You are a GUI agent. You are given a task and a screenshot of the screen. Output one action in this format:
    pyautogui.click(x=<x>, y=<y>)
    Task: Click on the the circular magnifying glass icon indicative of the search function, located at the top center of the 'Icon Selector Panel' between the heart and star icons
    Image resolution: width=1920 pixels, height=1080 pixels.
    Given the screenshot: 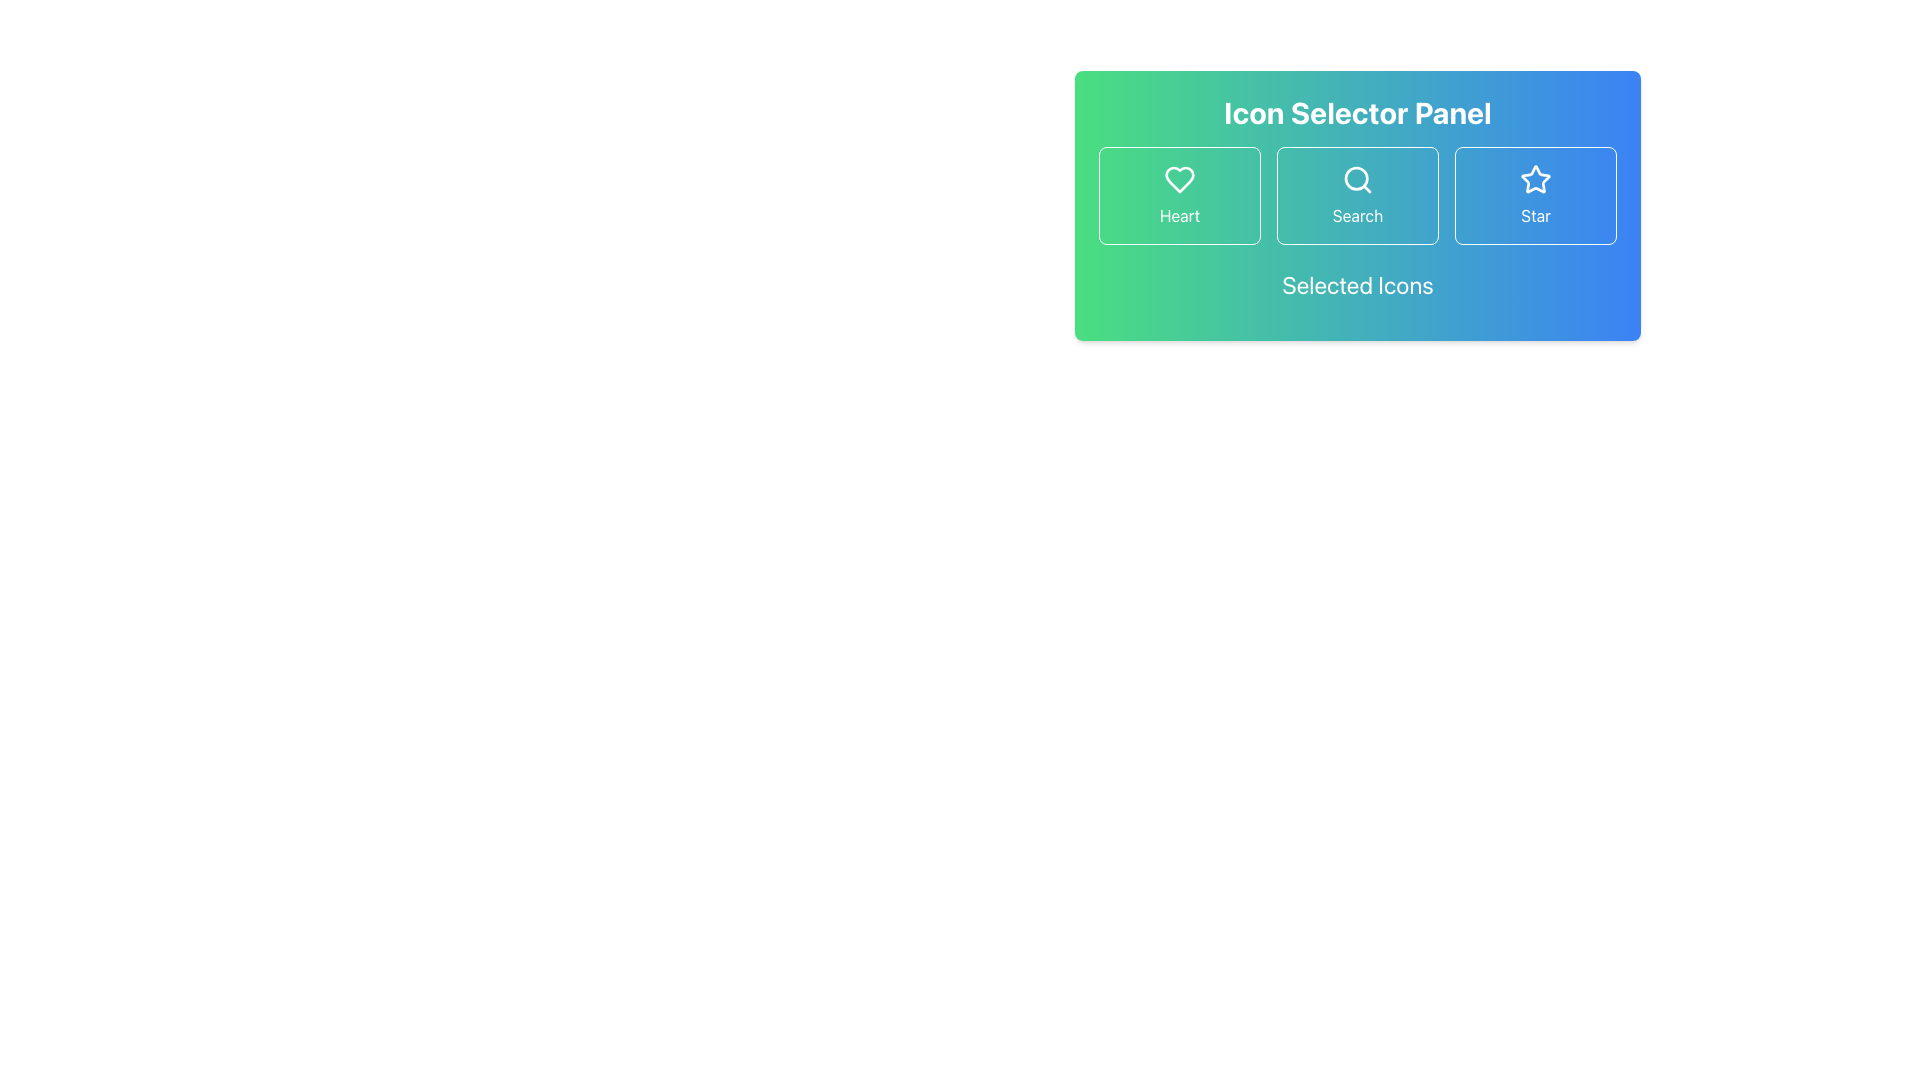 What is the action you would take?
    pyautogui.click(x=1358, y=180)
    